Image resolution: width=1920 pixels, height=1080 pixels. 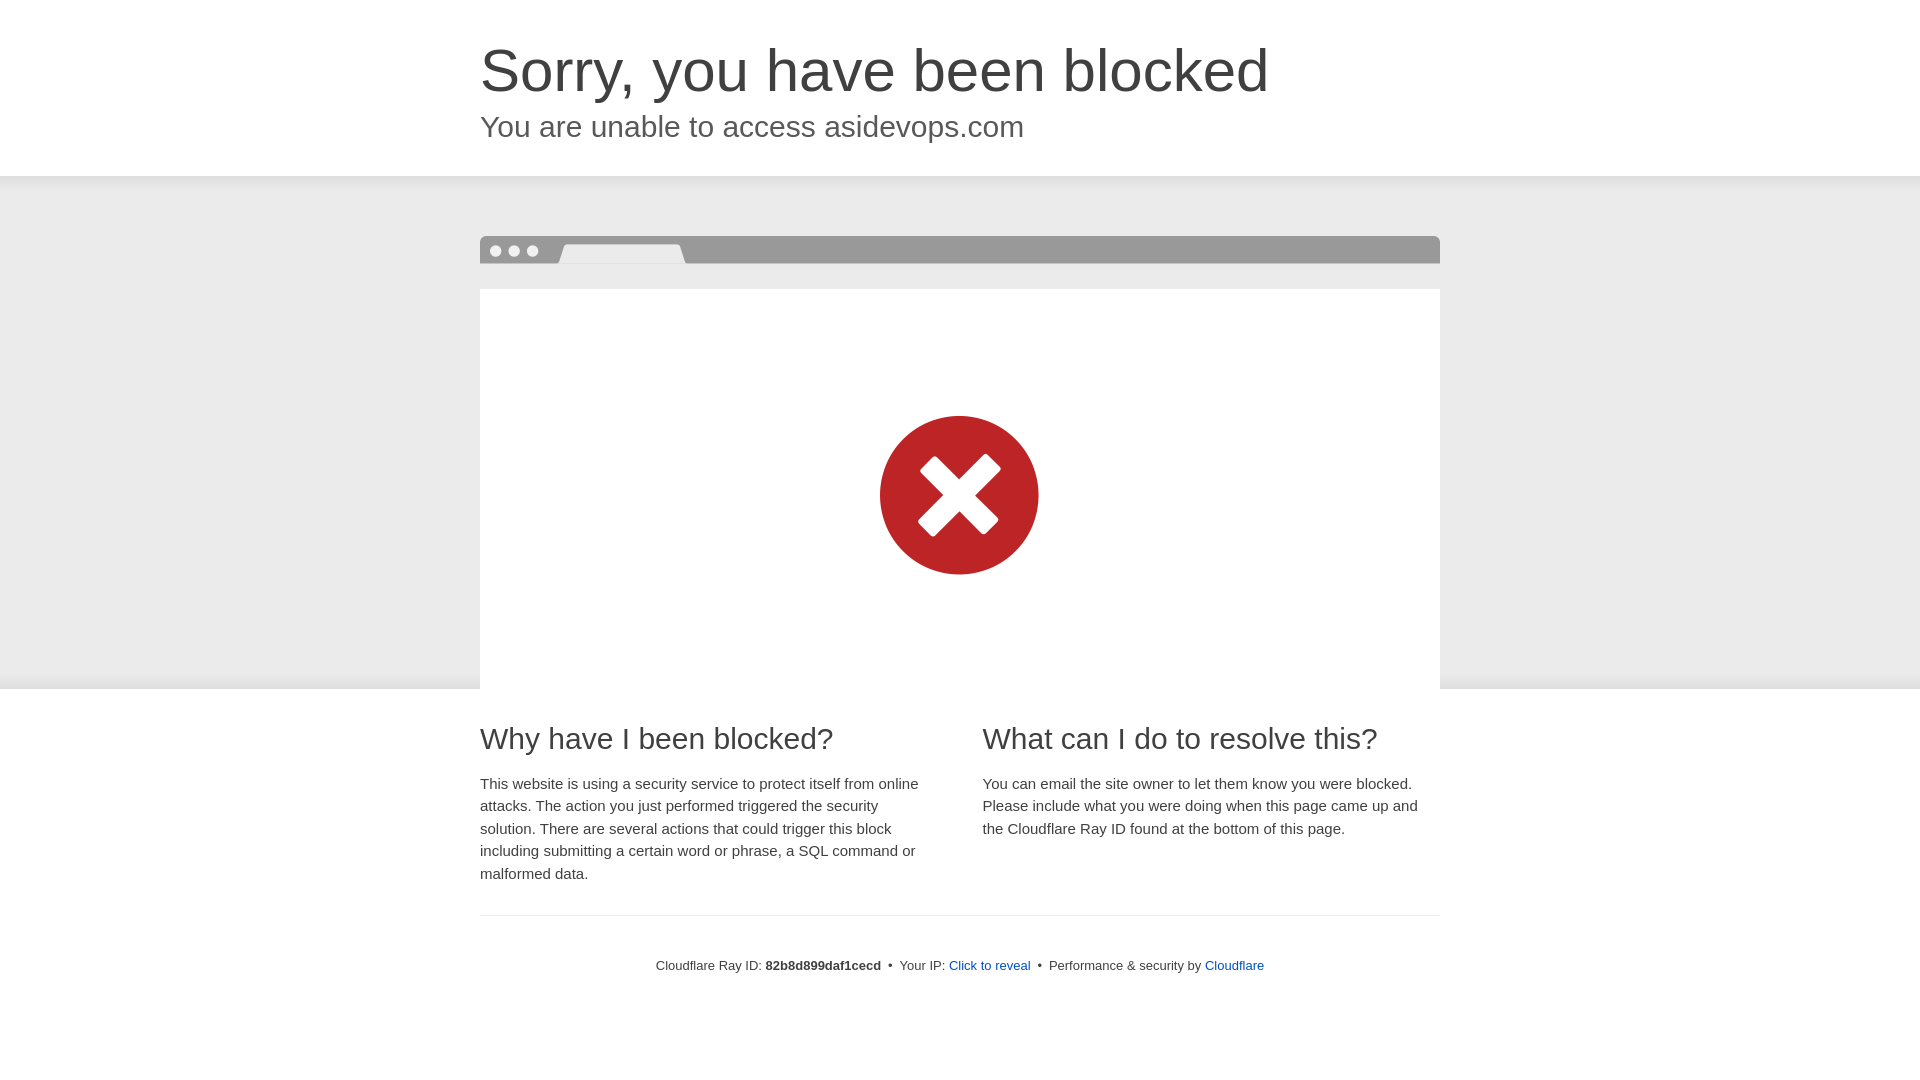 I want to click on 'Cloudflare', so click(x=1233, y=964).